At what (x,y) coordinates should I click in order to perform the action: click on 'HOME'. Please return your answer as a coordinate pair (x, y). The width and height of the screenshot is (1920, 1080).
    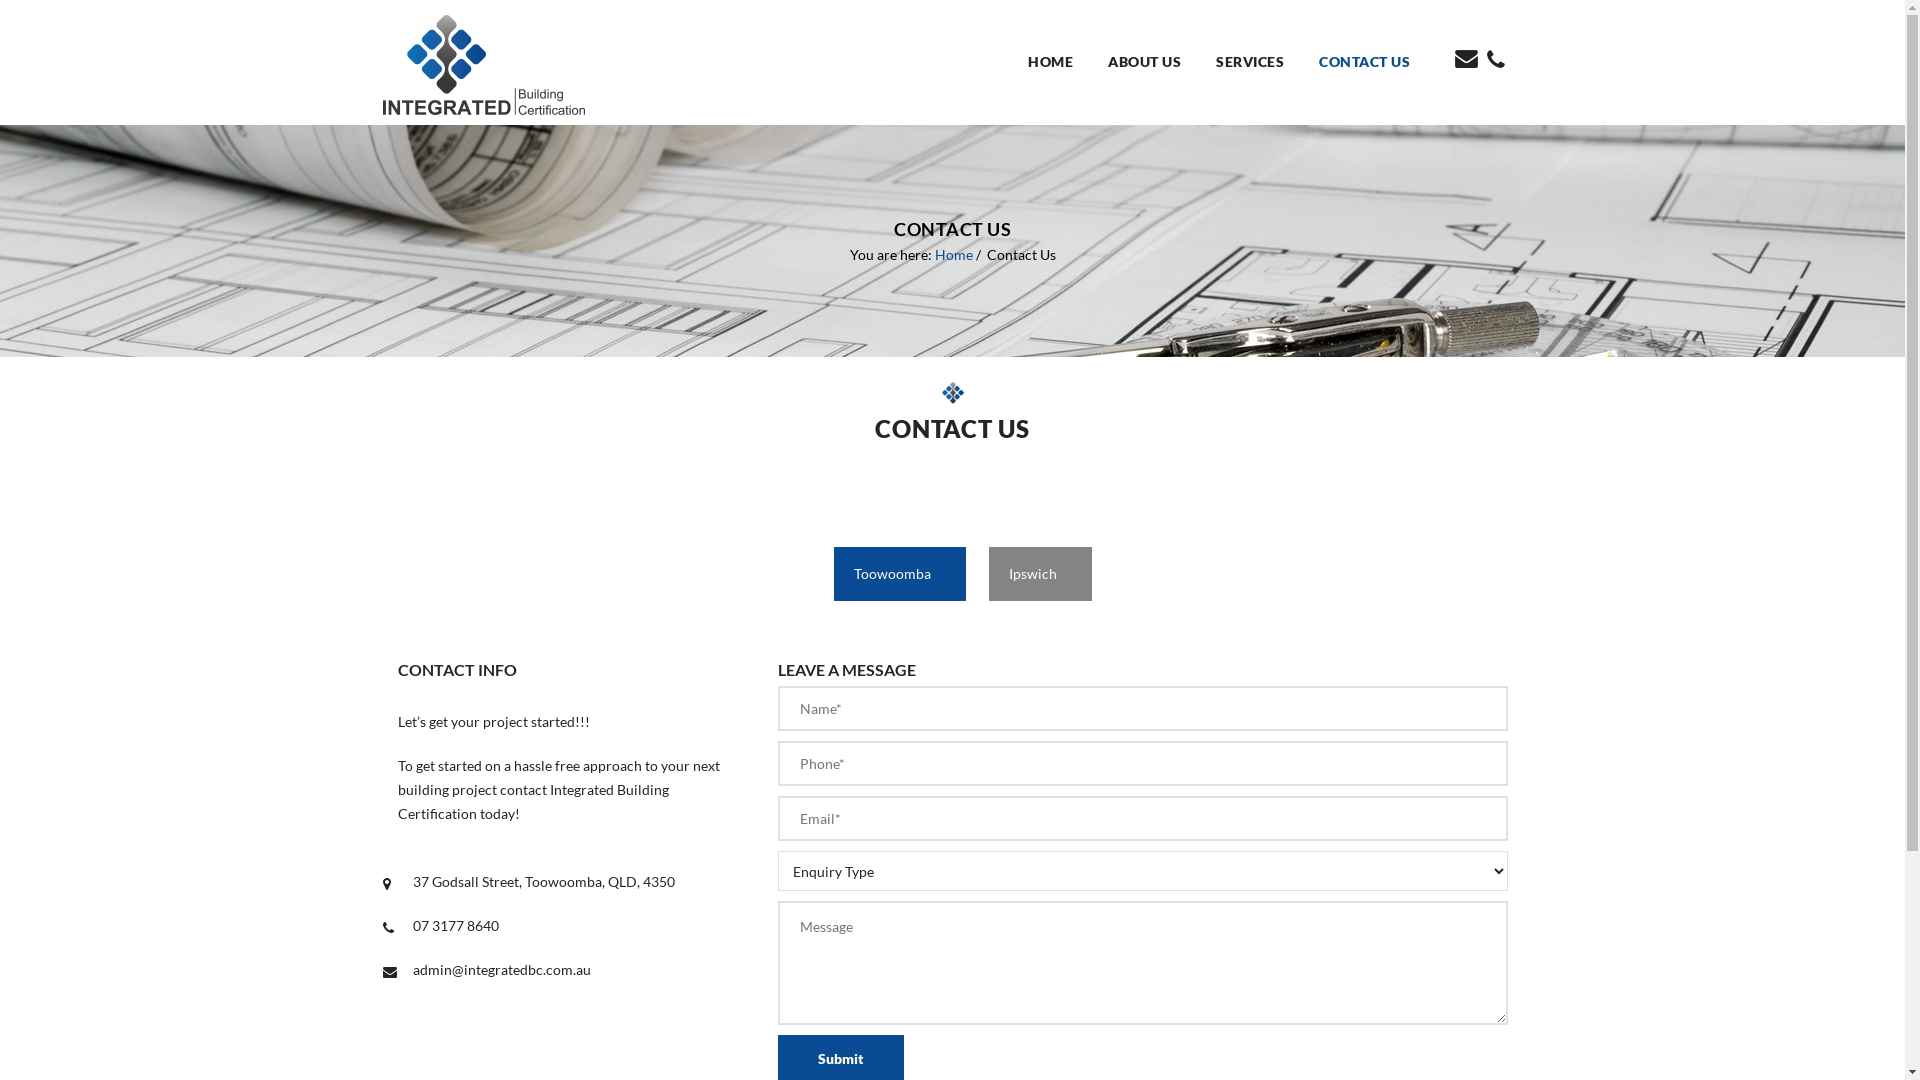
    Looking at the image, I should click on (1056, 61).